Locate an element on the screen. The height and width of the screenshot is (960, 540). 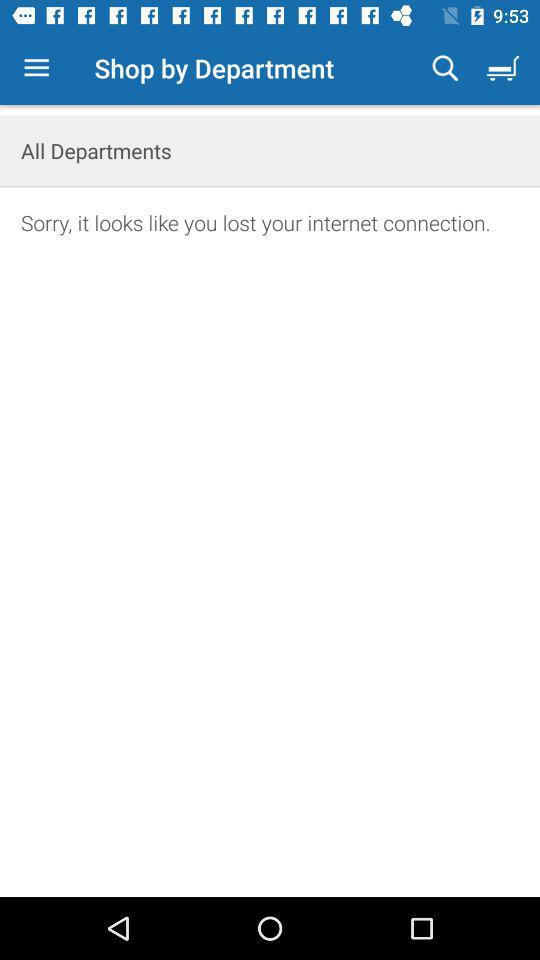
icon above the all departments is located at coordinates (445, 68).